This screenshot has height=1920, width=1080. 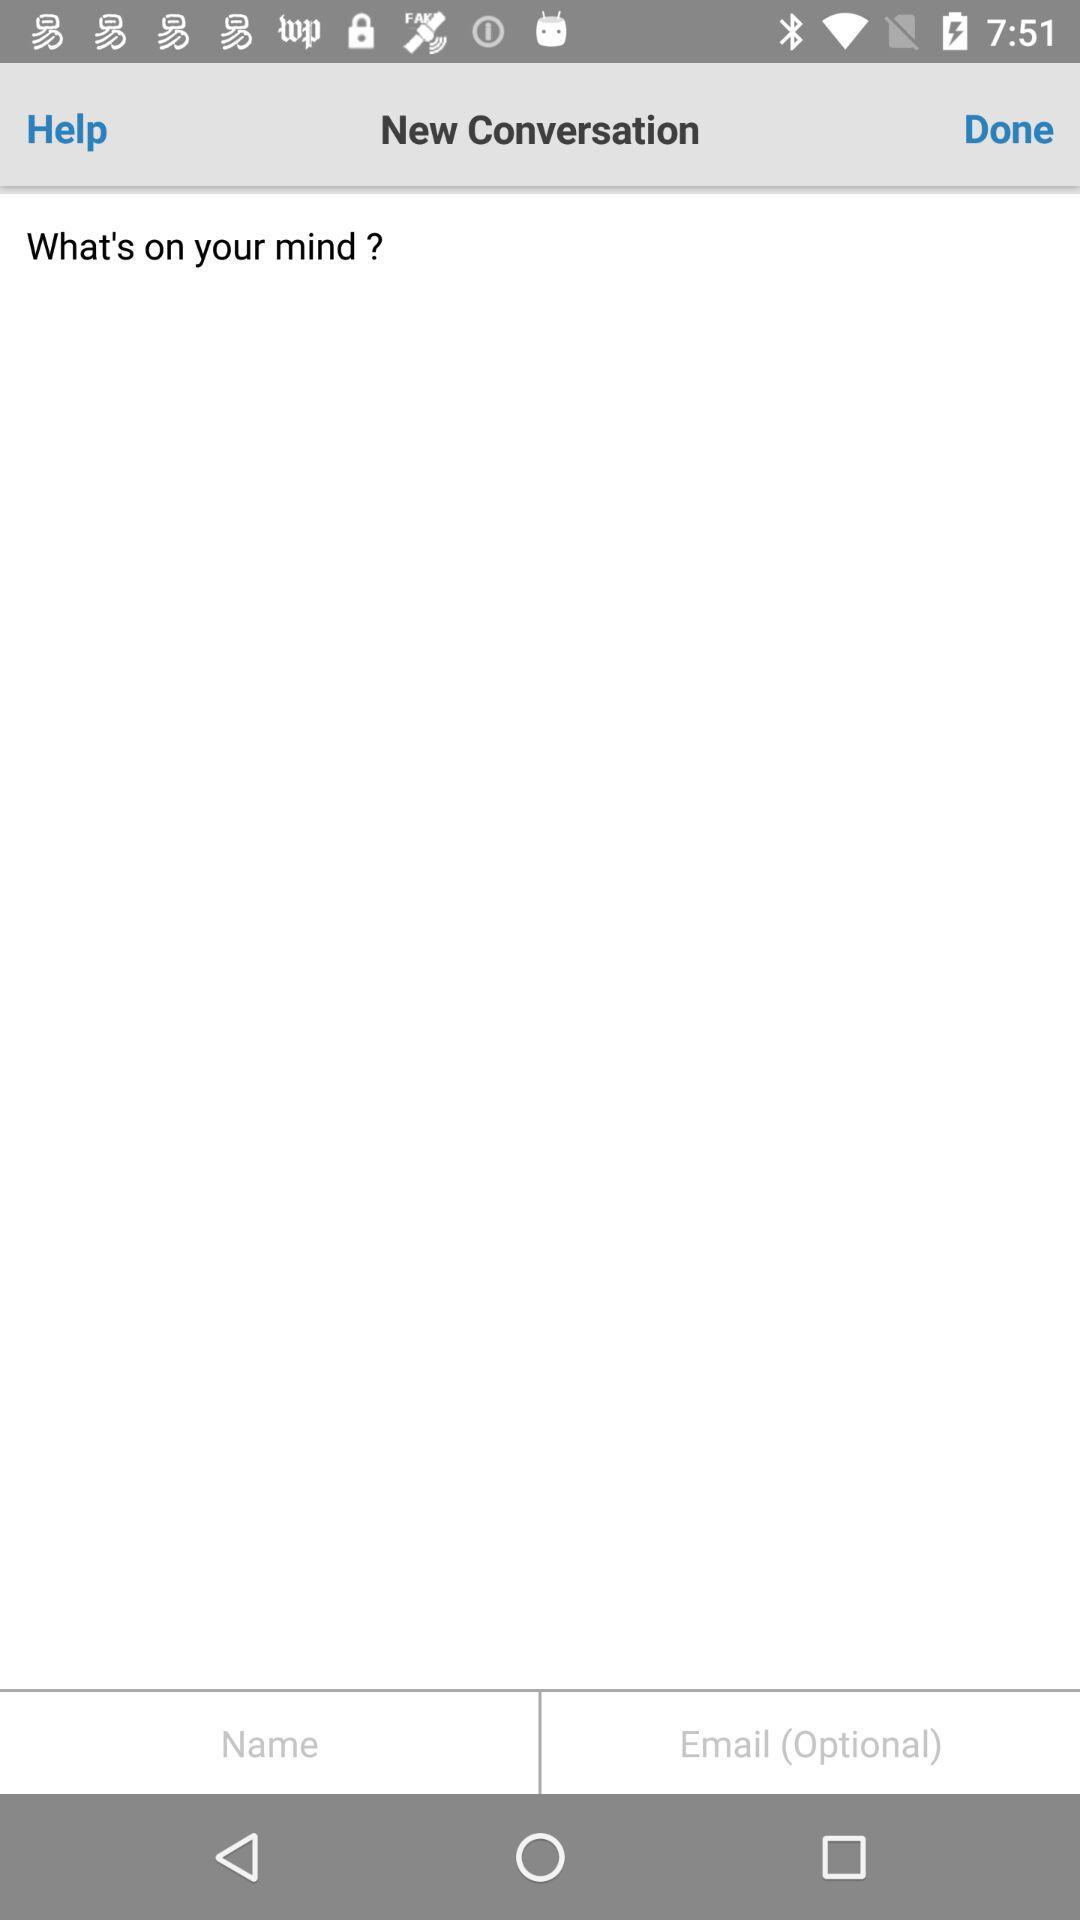 What do you see at coordinates (110, 127) in the screenshot?
I see `icon next to new conversation item` at bounding box center [110, 127].